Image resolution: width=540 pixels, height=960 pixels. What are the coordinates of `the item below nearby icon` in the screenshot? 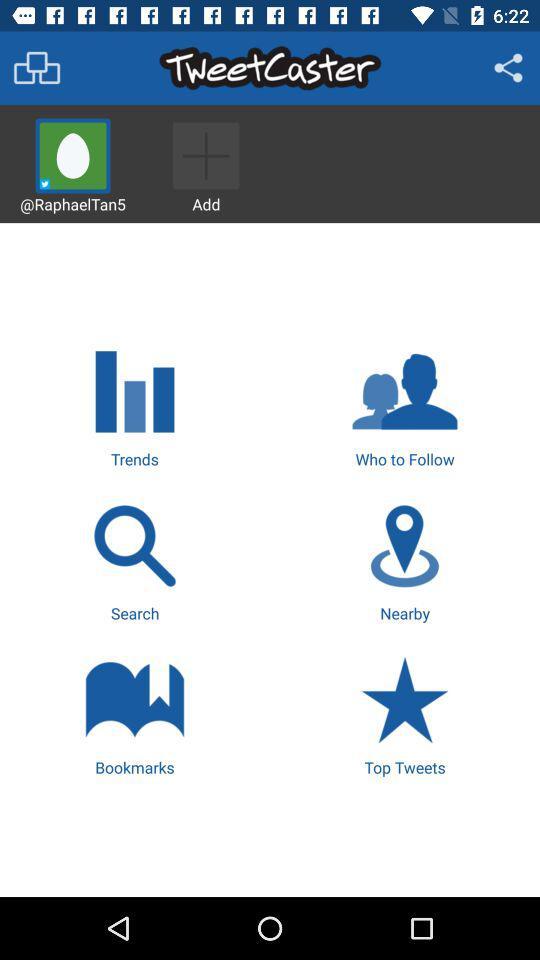 It's located at (405, 714).